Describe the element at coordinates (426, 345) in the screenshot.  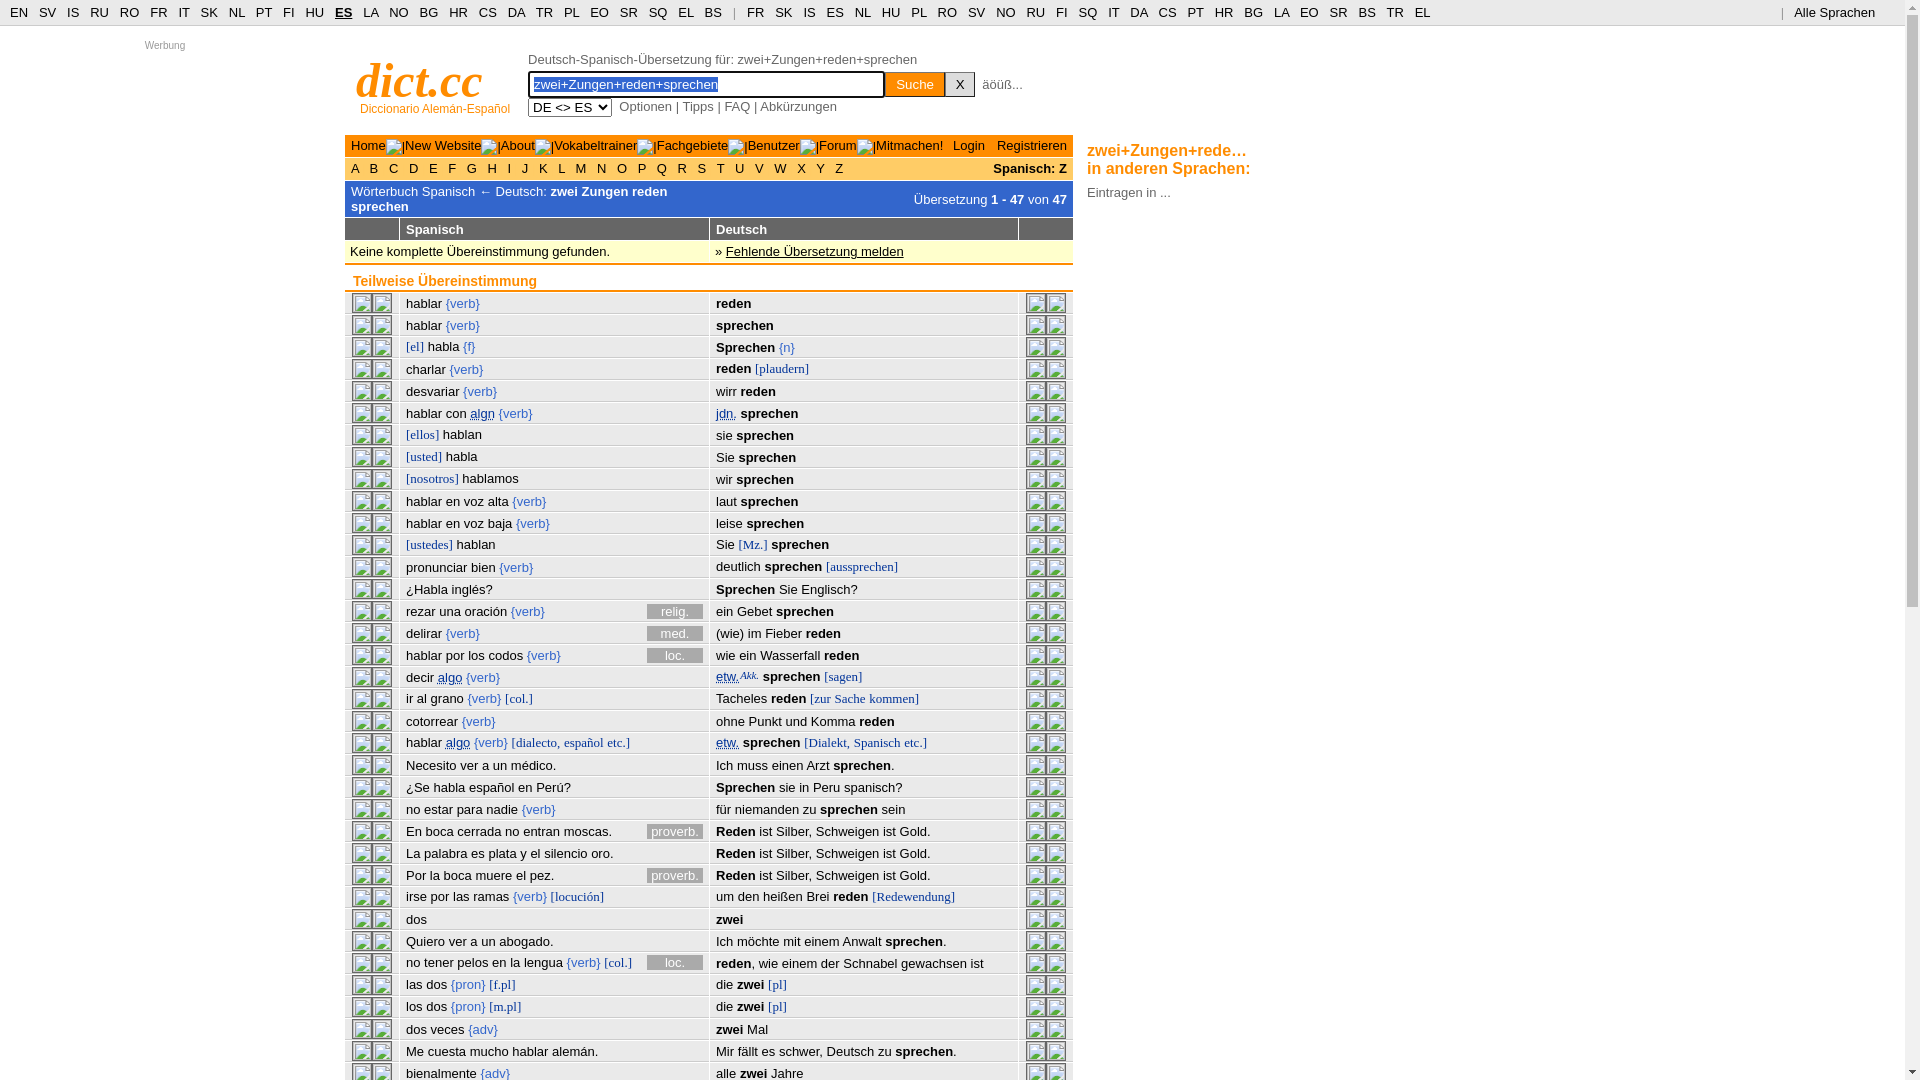
I see `'habla'` at that location.